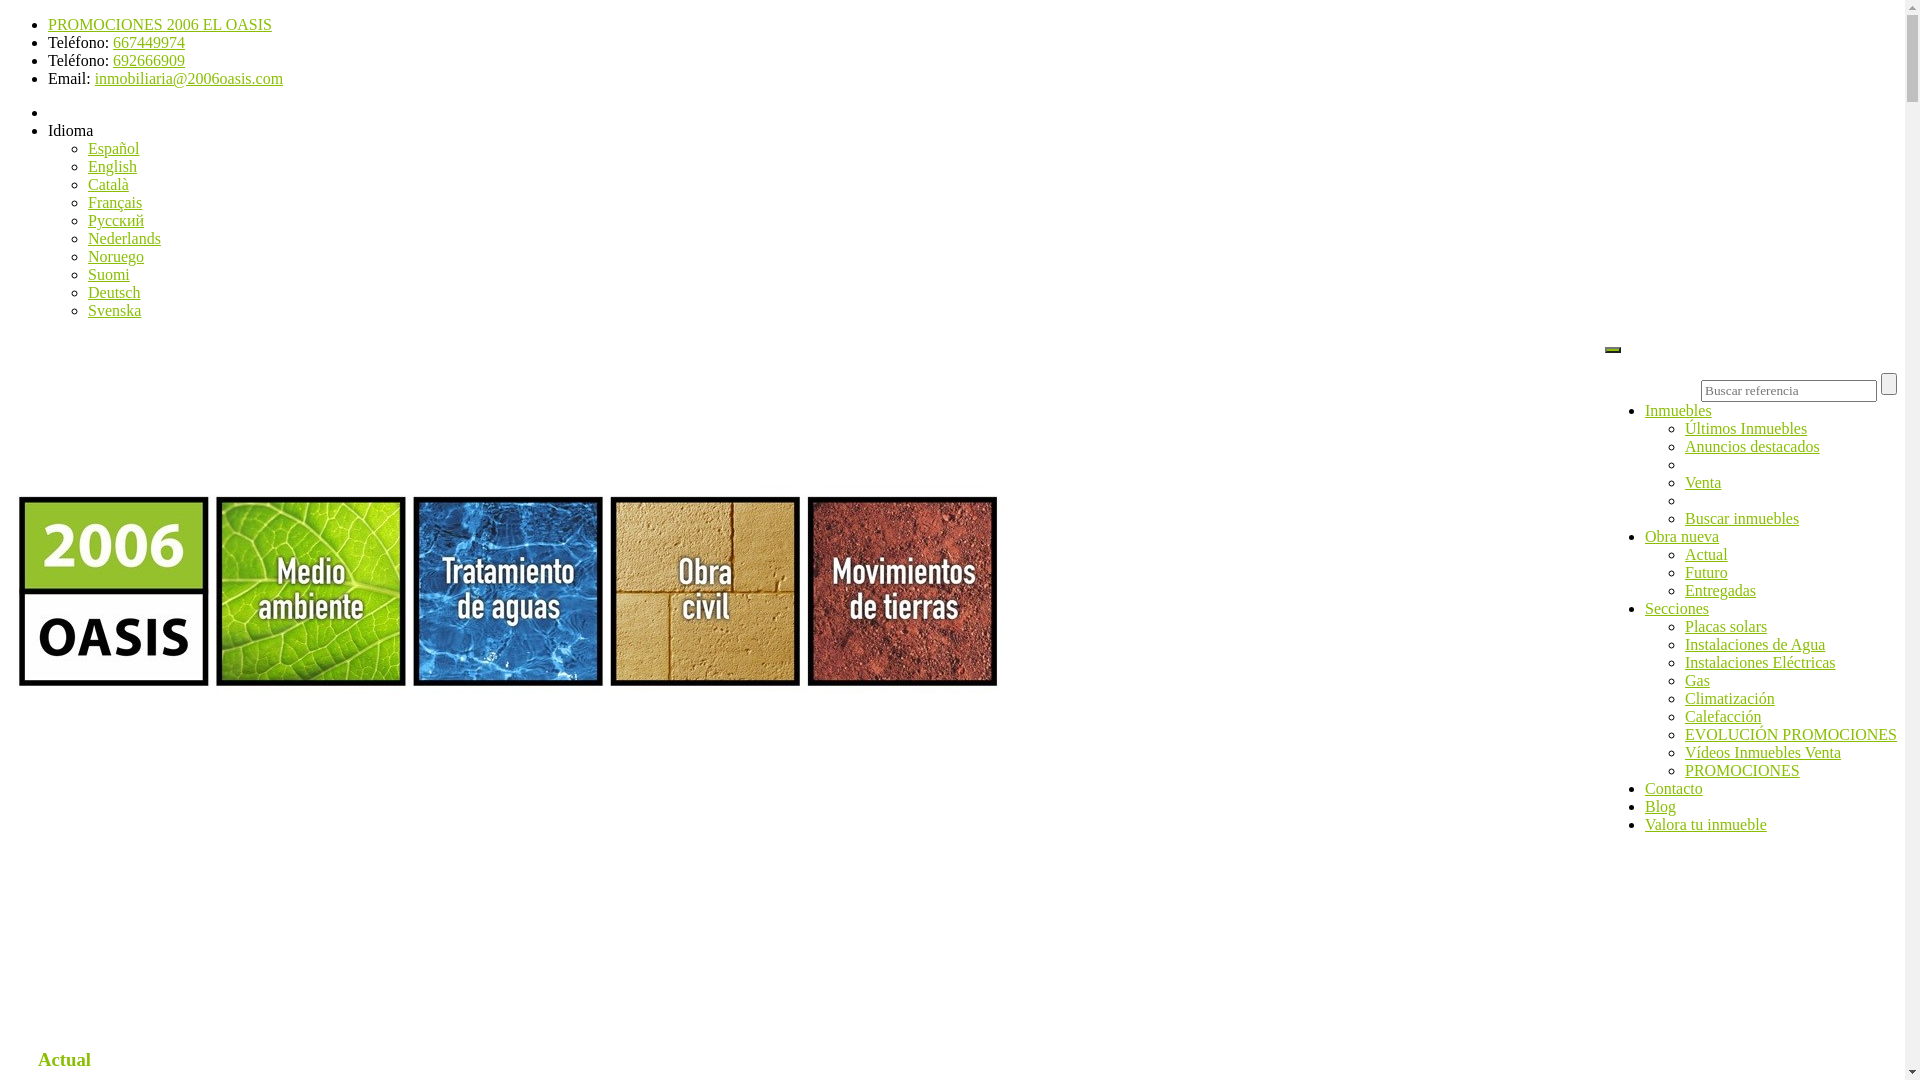 The image size is (1920, 1080). Describe the element at coordinates (1680, 535) in the screenshot. I see `'Obra nueva'` at that location.